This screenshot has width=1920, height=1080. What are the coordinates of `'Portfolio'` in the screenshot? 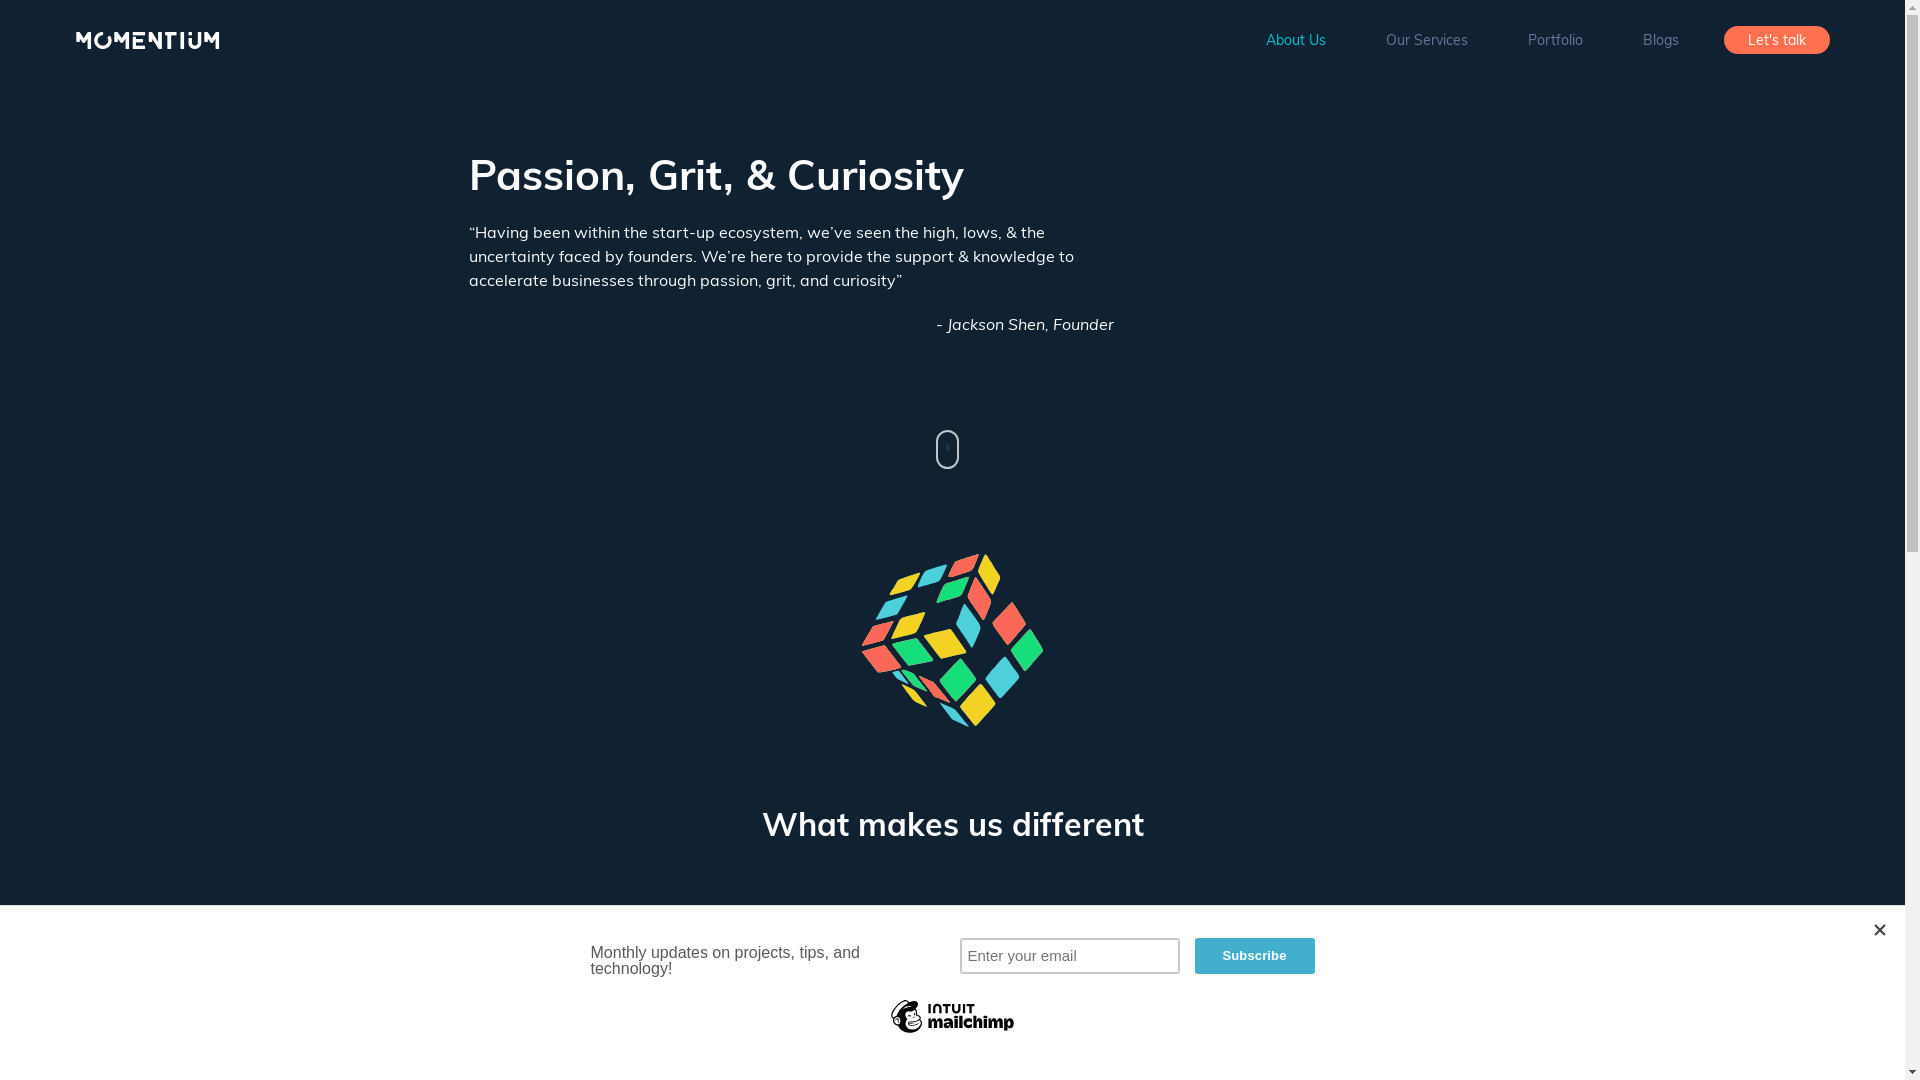 It's located at (1554, 39).